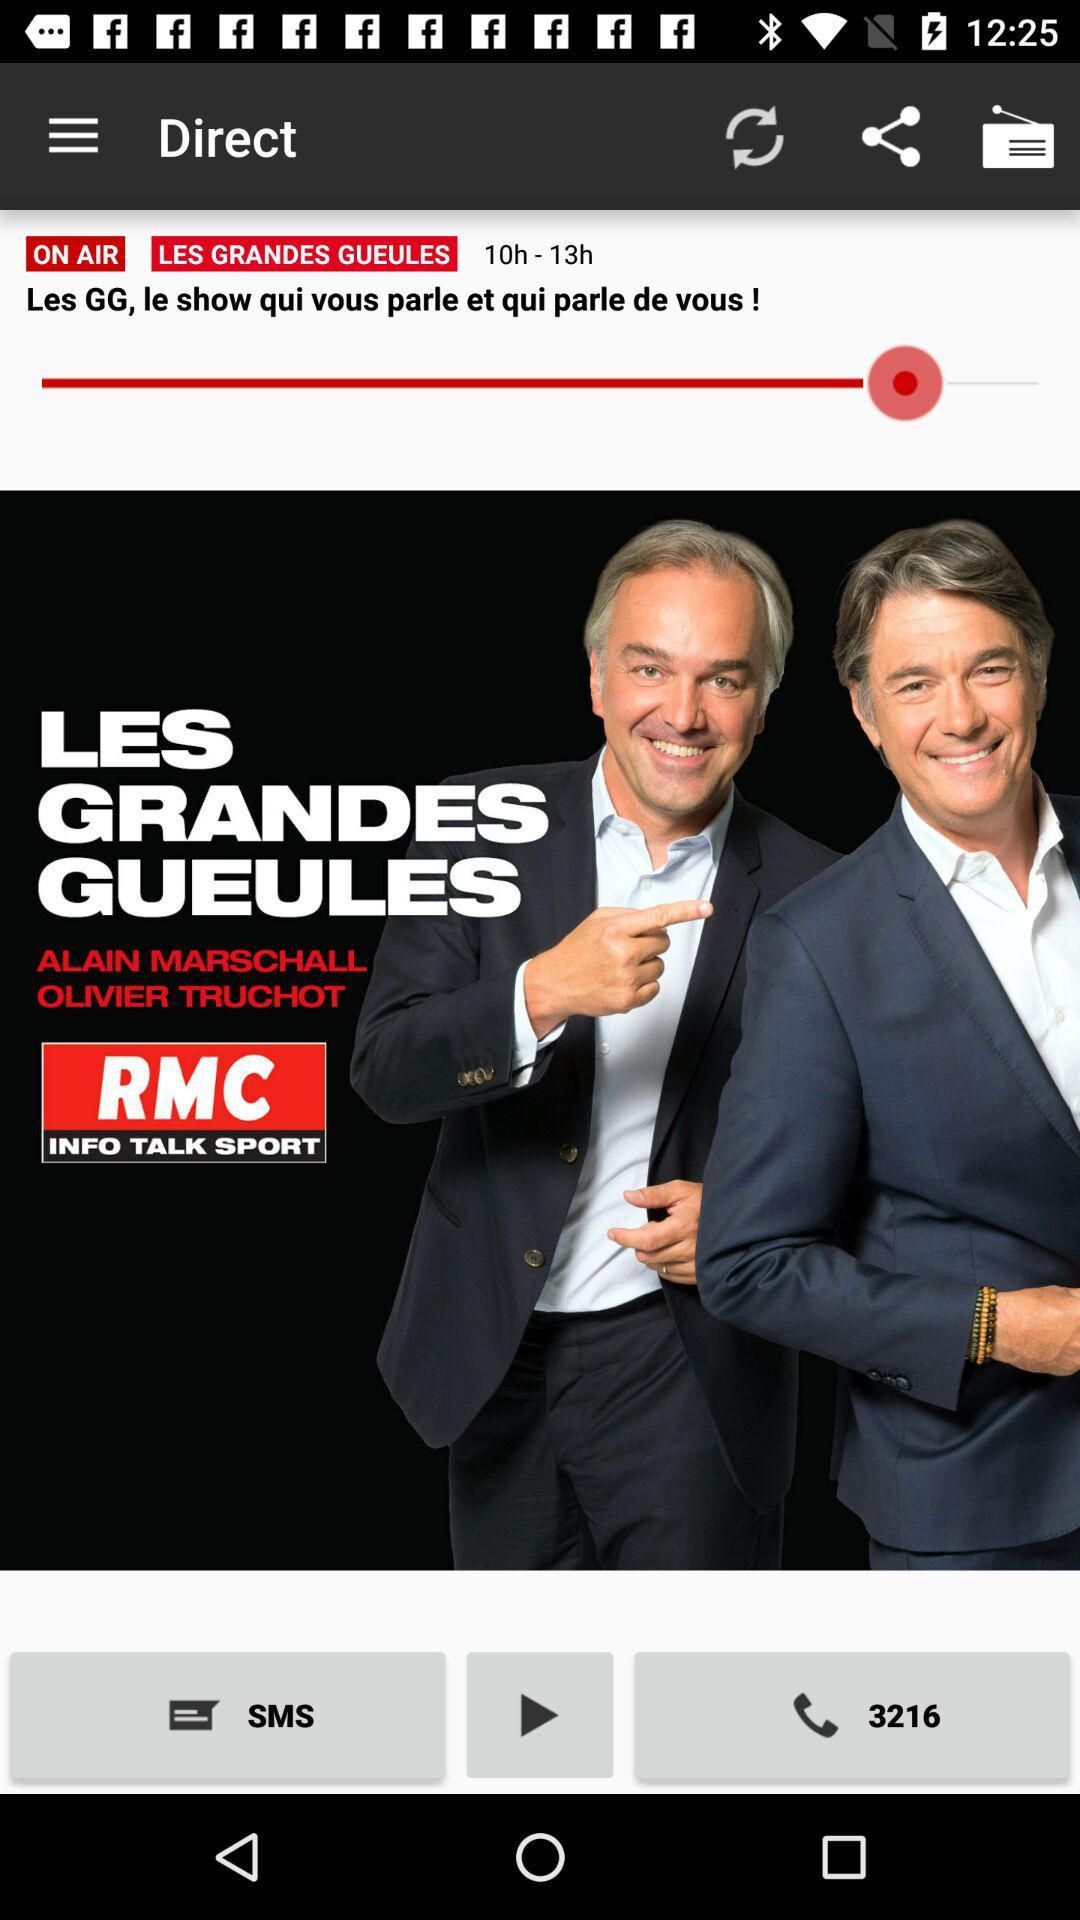 This screenshot has width=1080, height=1920. What do you see at coordinates (72, 135) in the screenshot?
I see `app next to direct app` at bounding box center [72, 135].